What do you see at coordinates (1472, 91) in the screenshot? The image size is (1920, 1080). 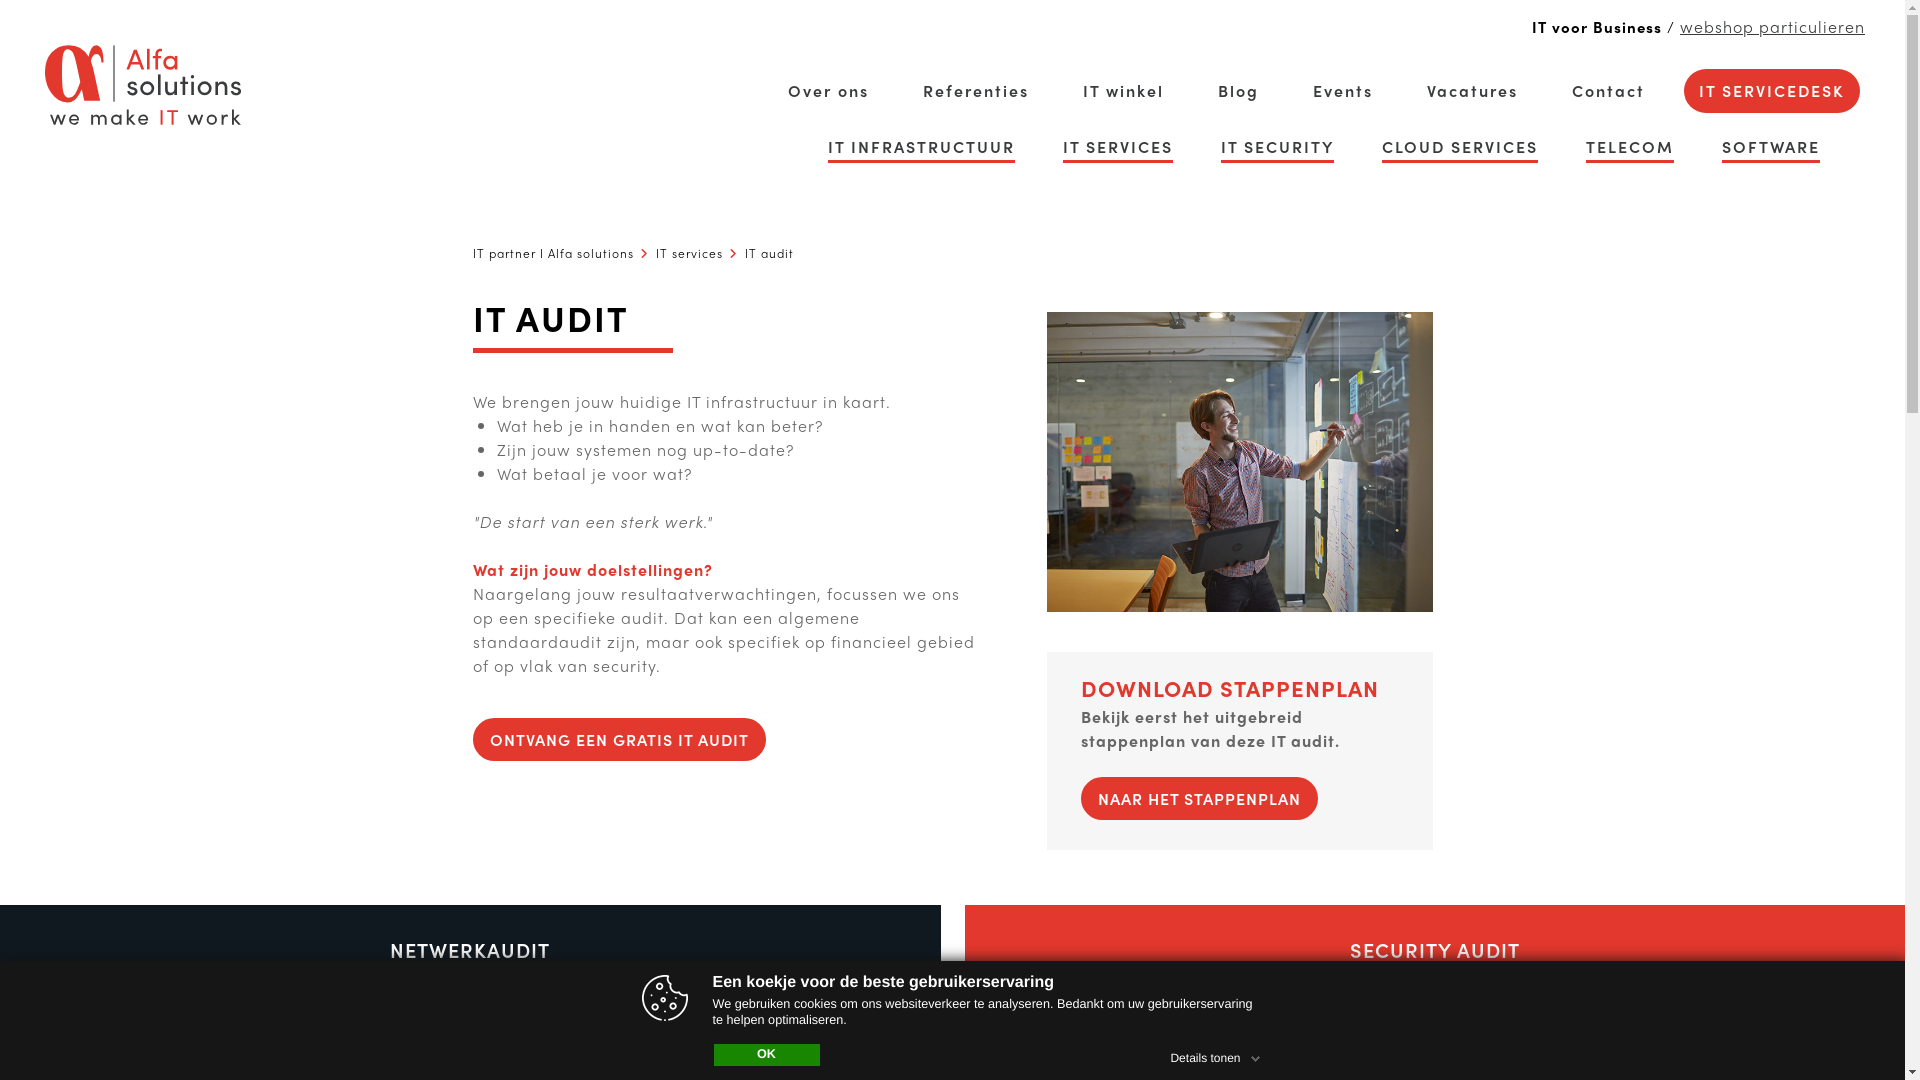 I see `'Vacatures'` at bounding box center [1472, 91].